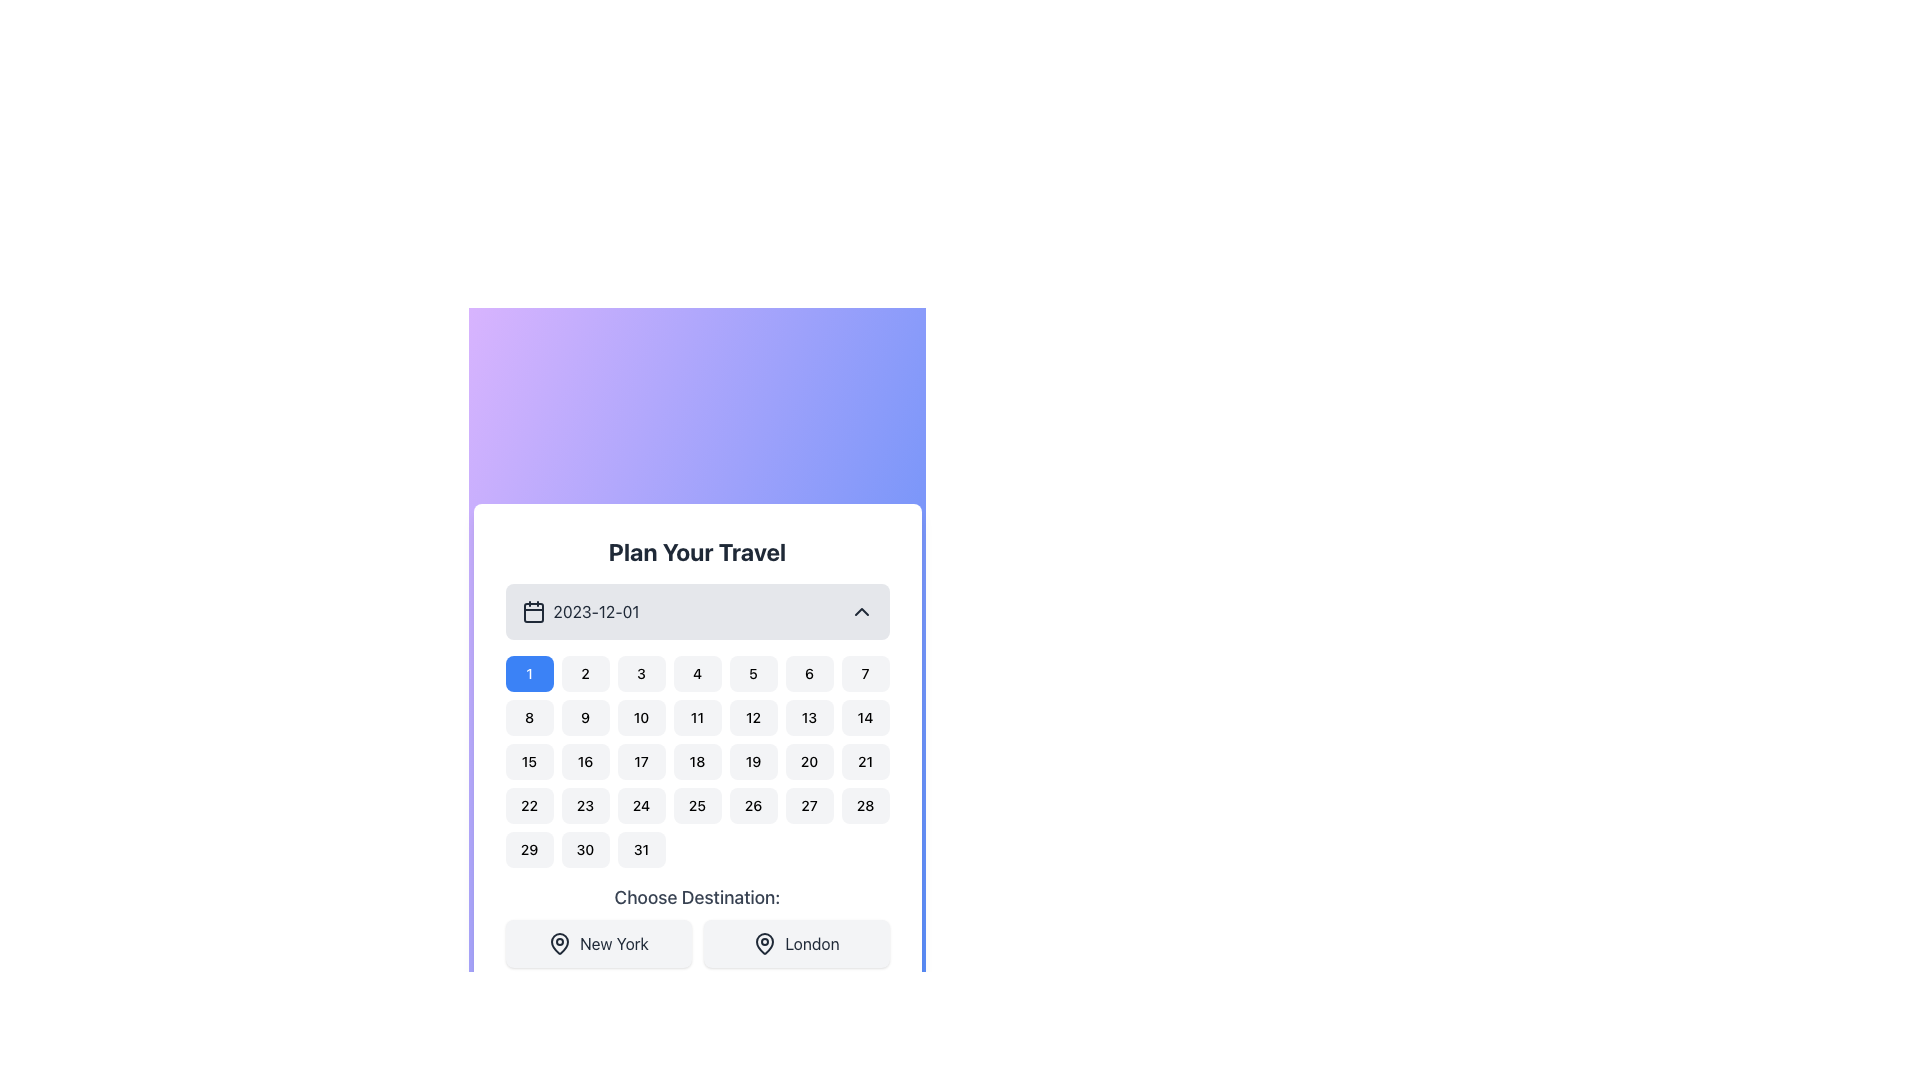 This screenshot has width=1920, height=1080. I want to click on the button representing the 23rd day of the month in the calendar grid layout, so click(584, 805).